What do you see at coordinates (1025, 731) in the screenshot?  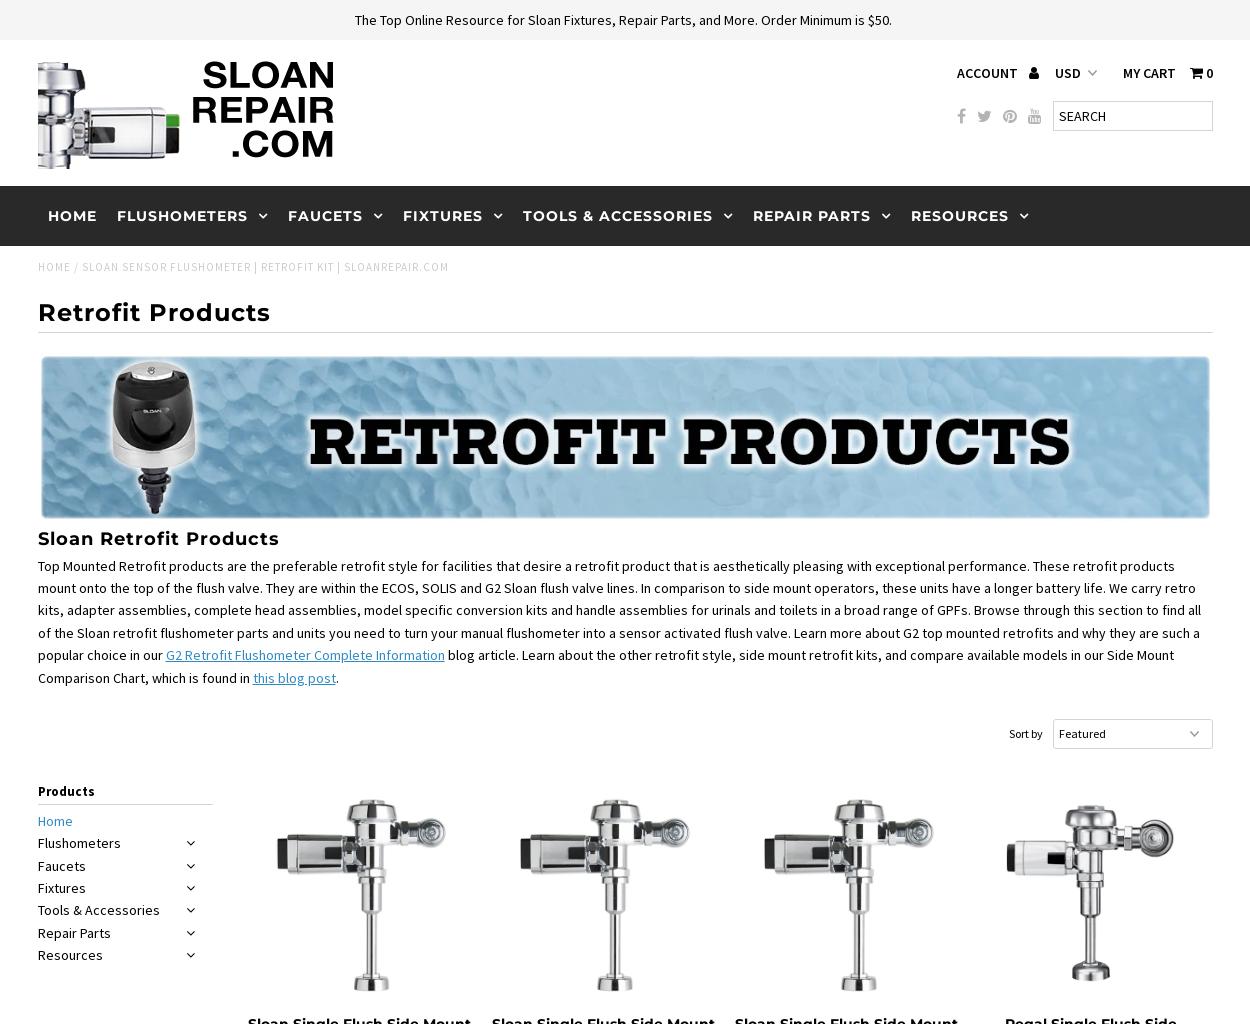 I see `'Sort by'` at bounding box center [1025, 731].